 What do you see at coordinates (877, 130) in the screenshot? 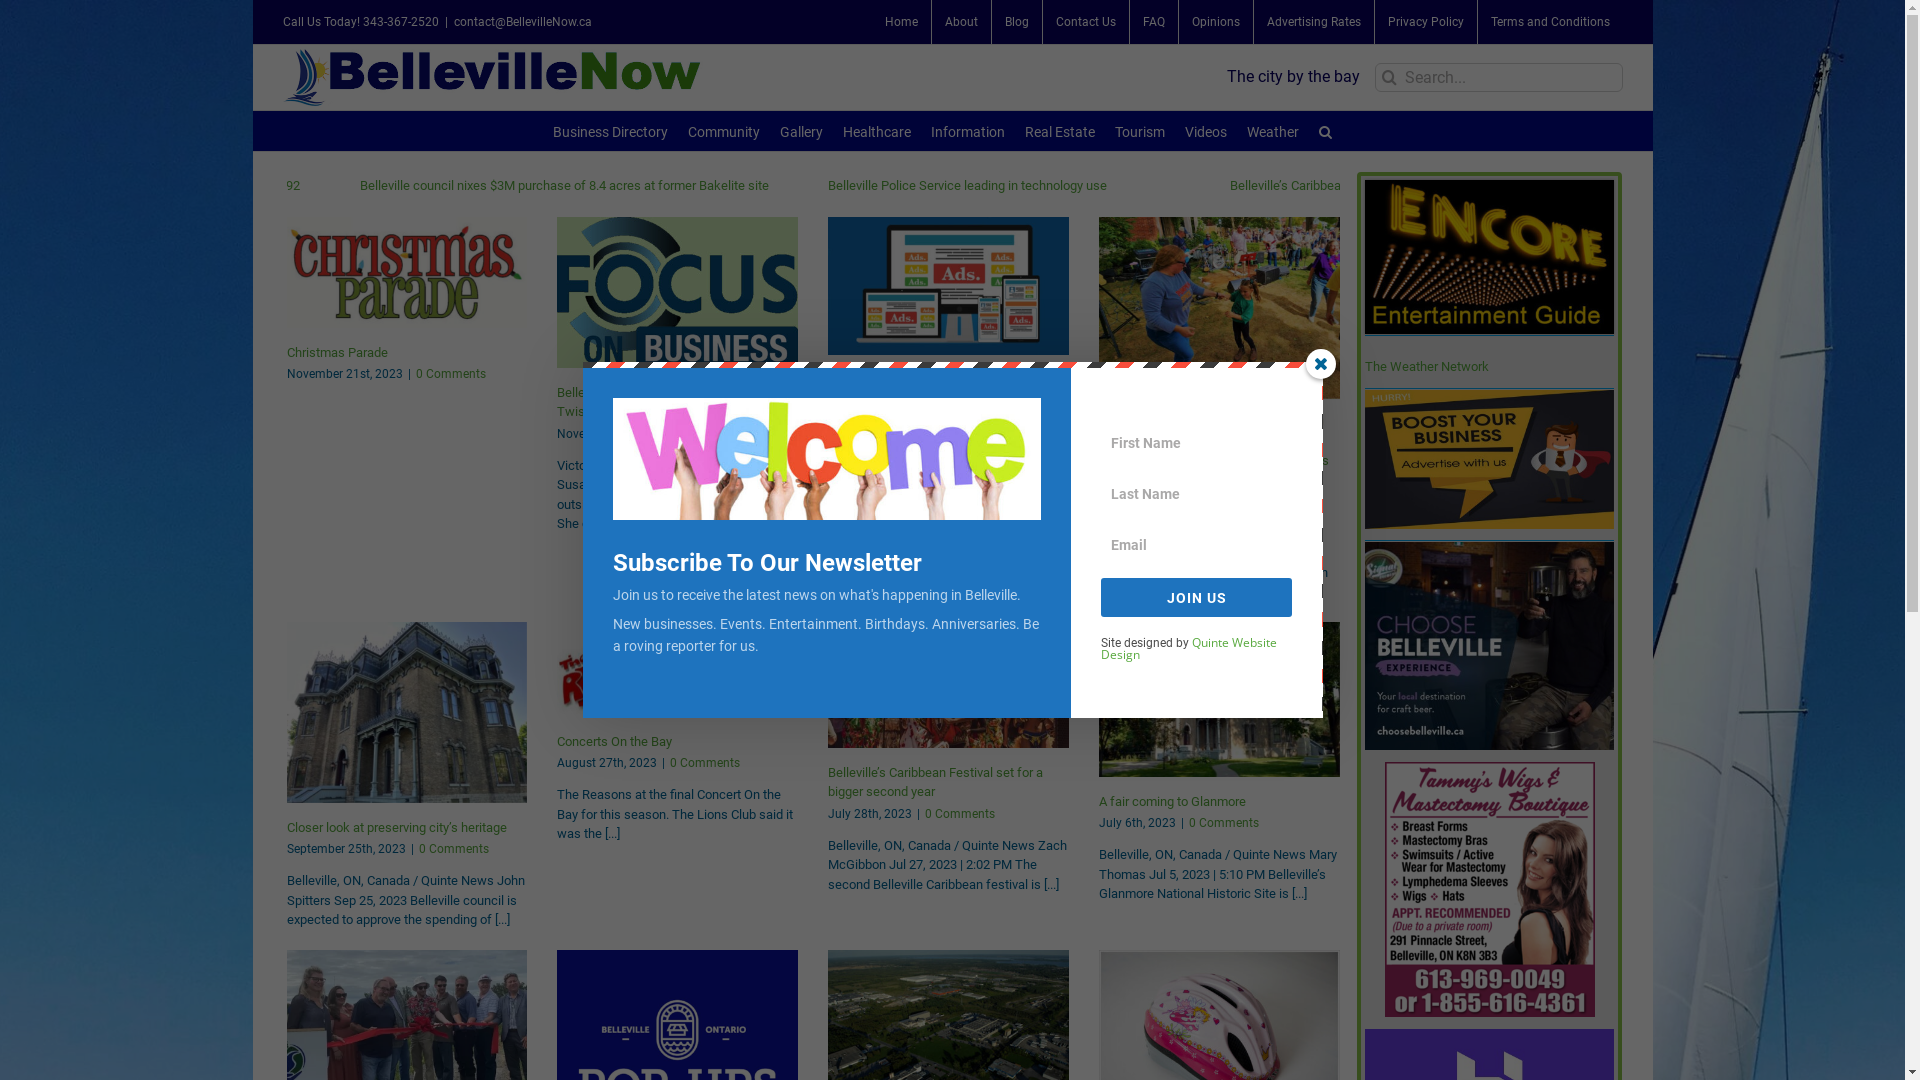
I see `'Healthcare'` at bounding box center [877, 130].